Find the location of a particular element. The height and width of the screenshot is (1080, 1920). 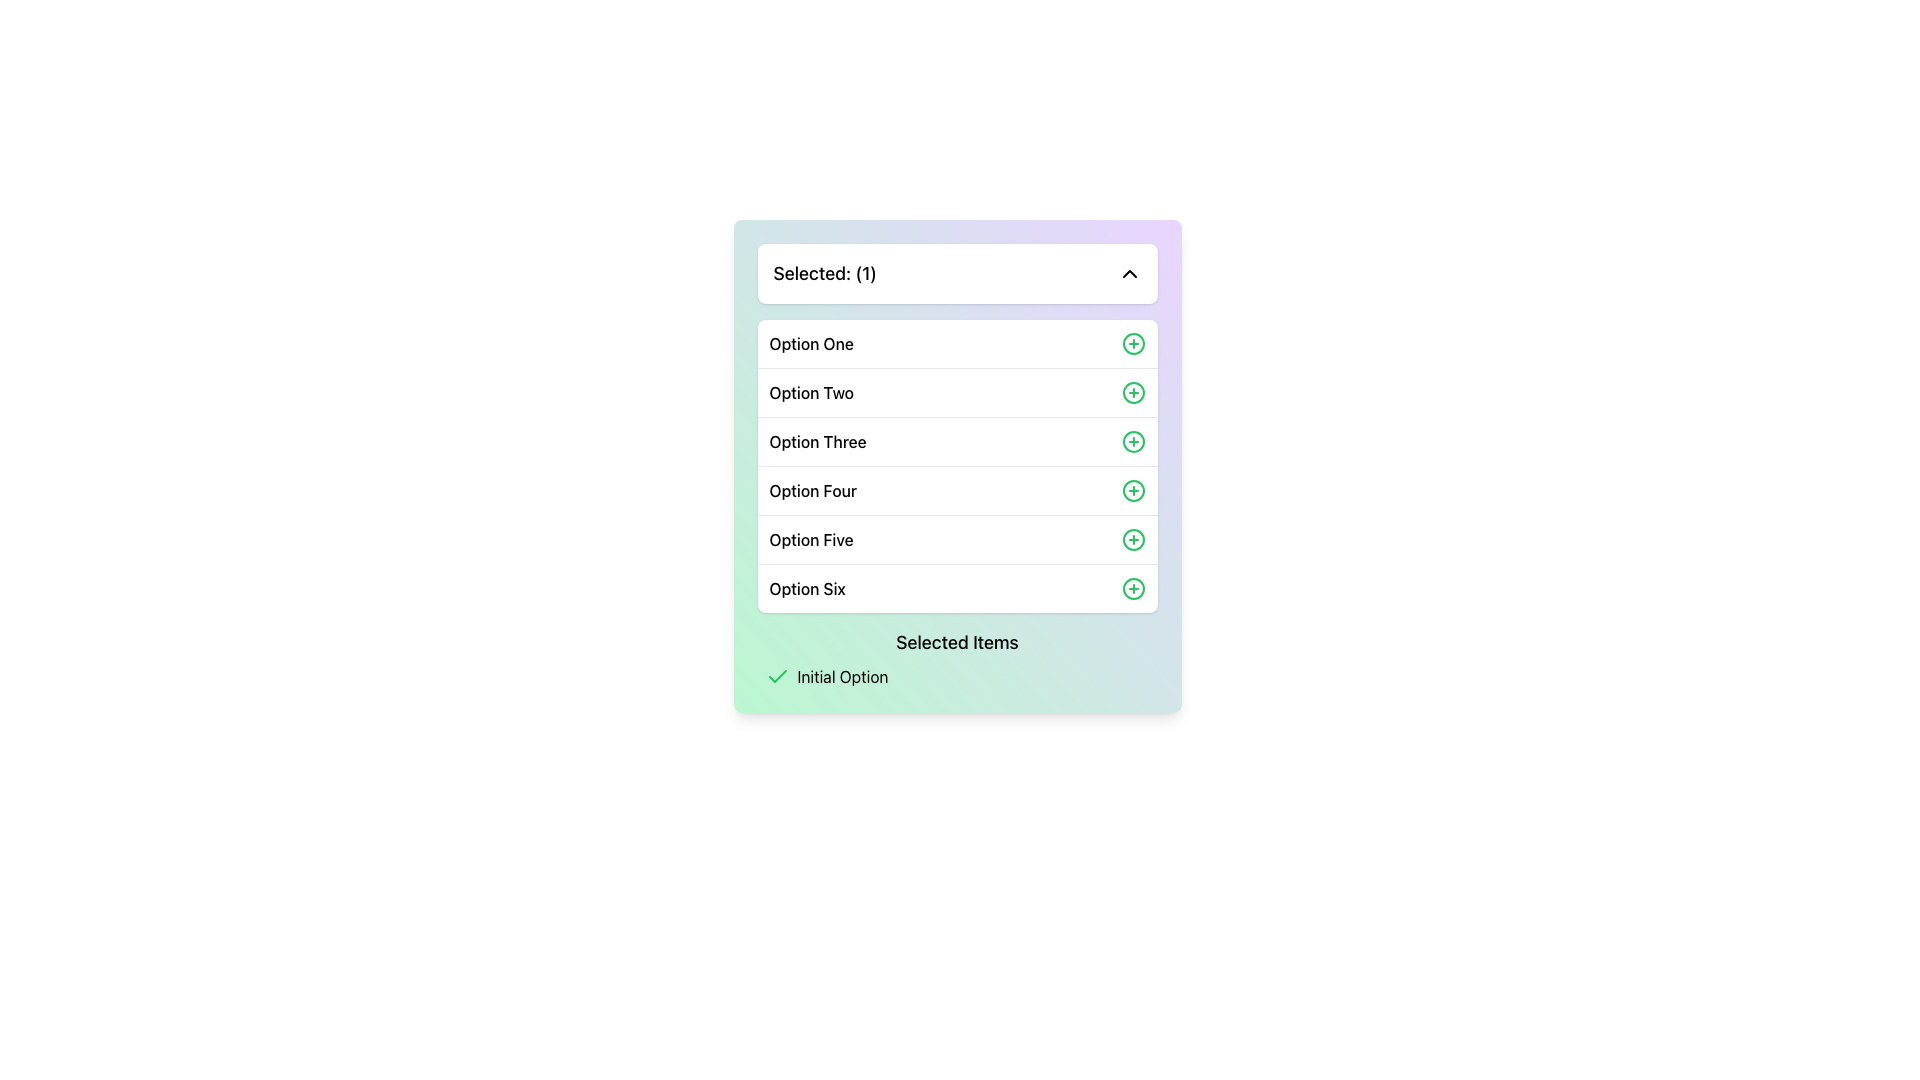

the Text Label that serves as a label for an option in the selection menu, located on the third row below 'Selected: (1)', between 'Option Two' and 'Option Four' is located at coordinates (818, 441).